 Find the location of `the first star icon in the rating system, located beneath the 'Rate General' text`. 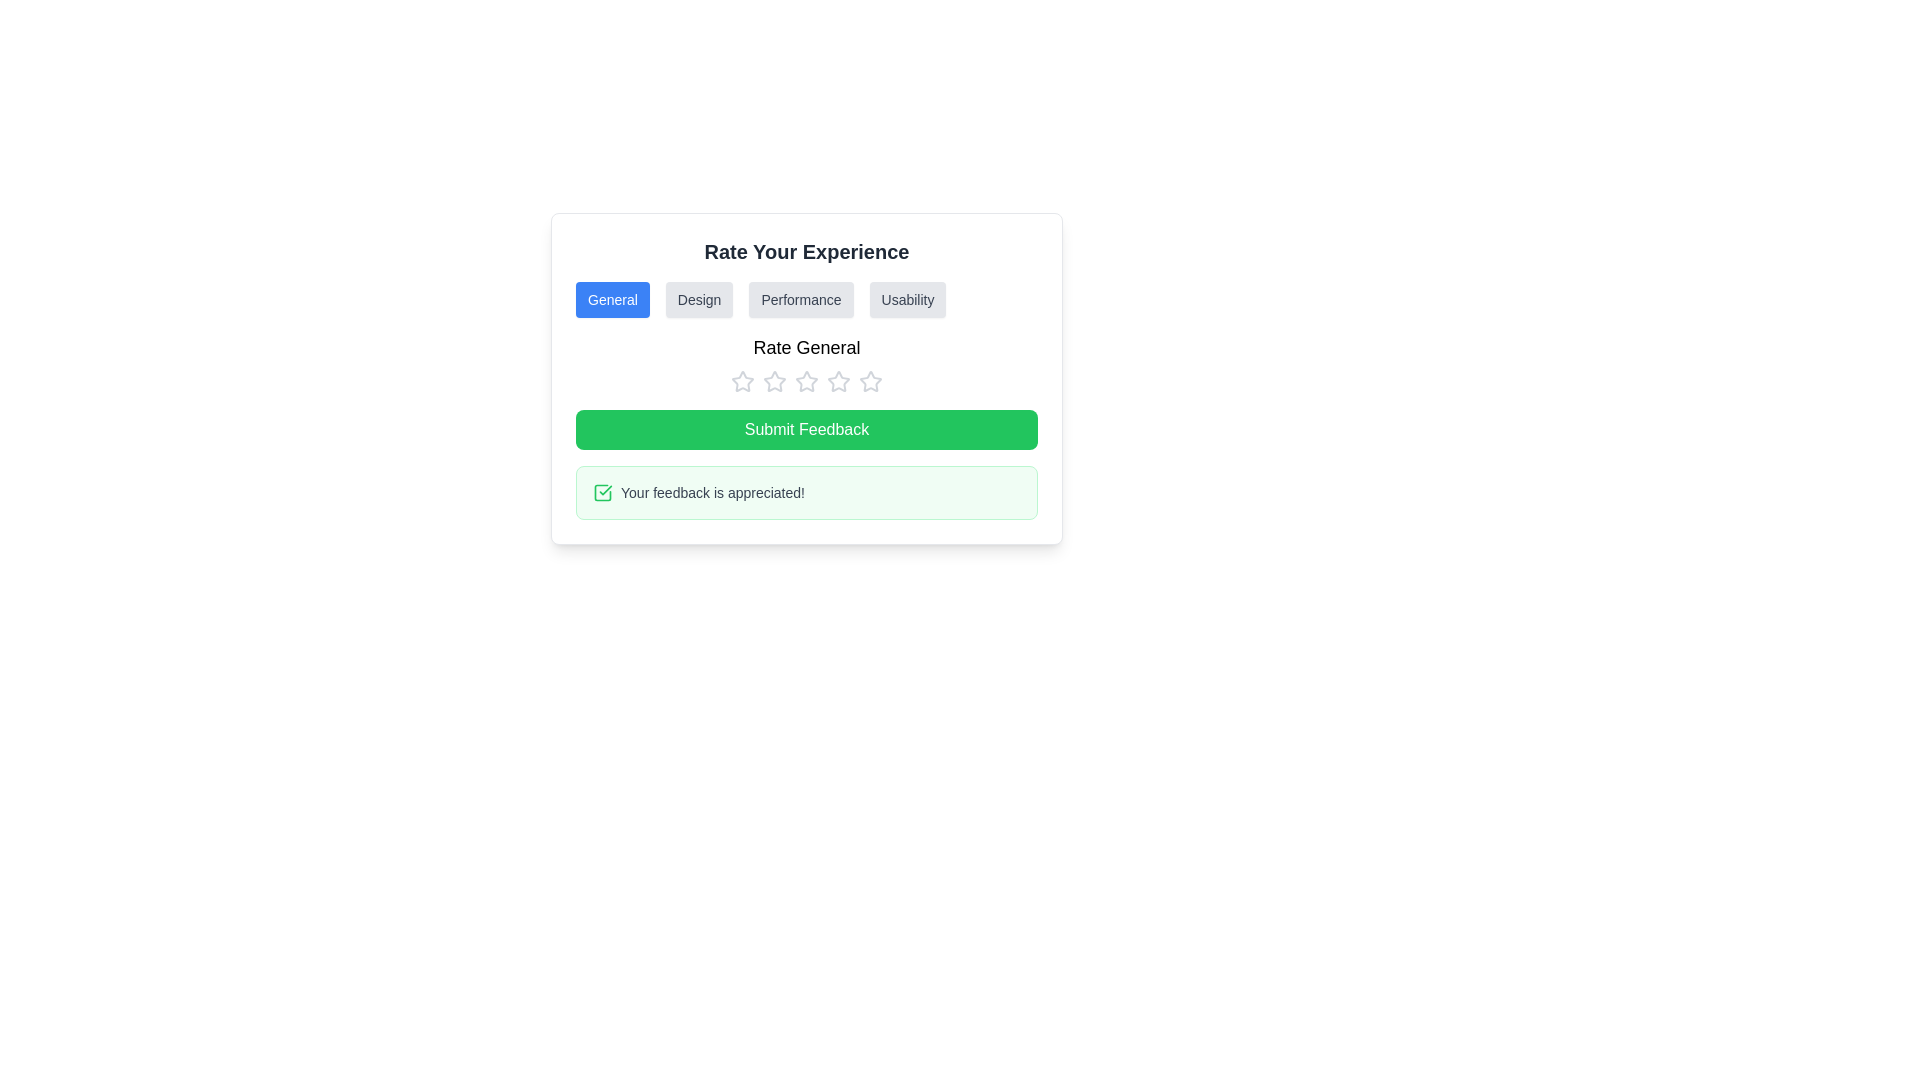

the first star icon in the rating system, located beneath the 'Rate General' text is located at coordinates (773, 381).